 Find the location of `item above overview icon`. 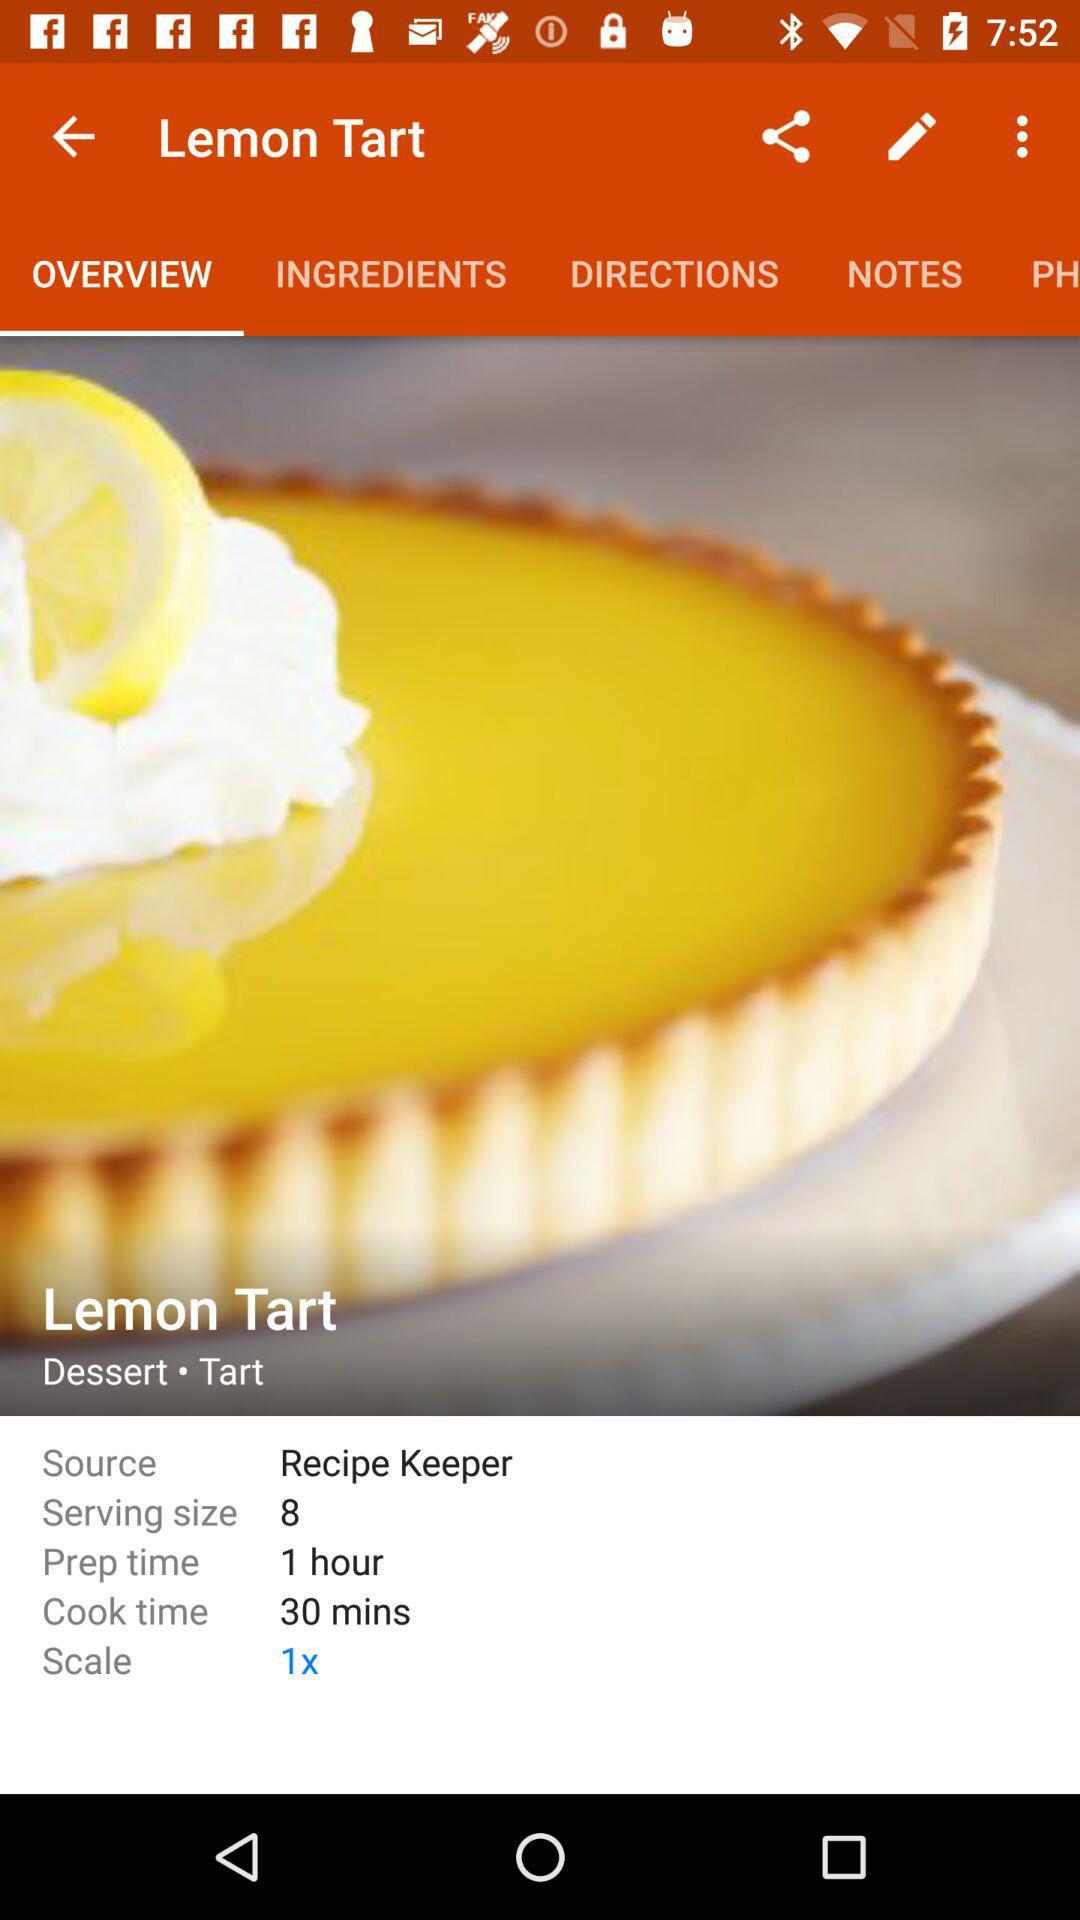

item above overview icon is located at coordinates (72, 135).